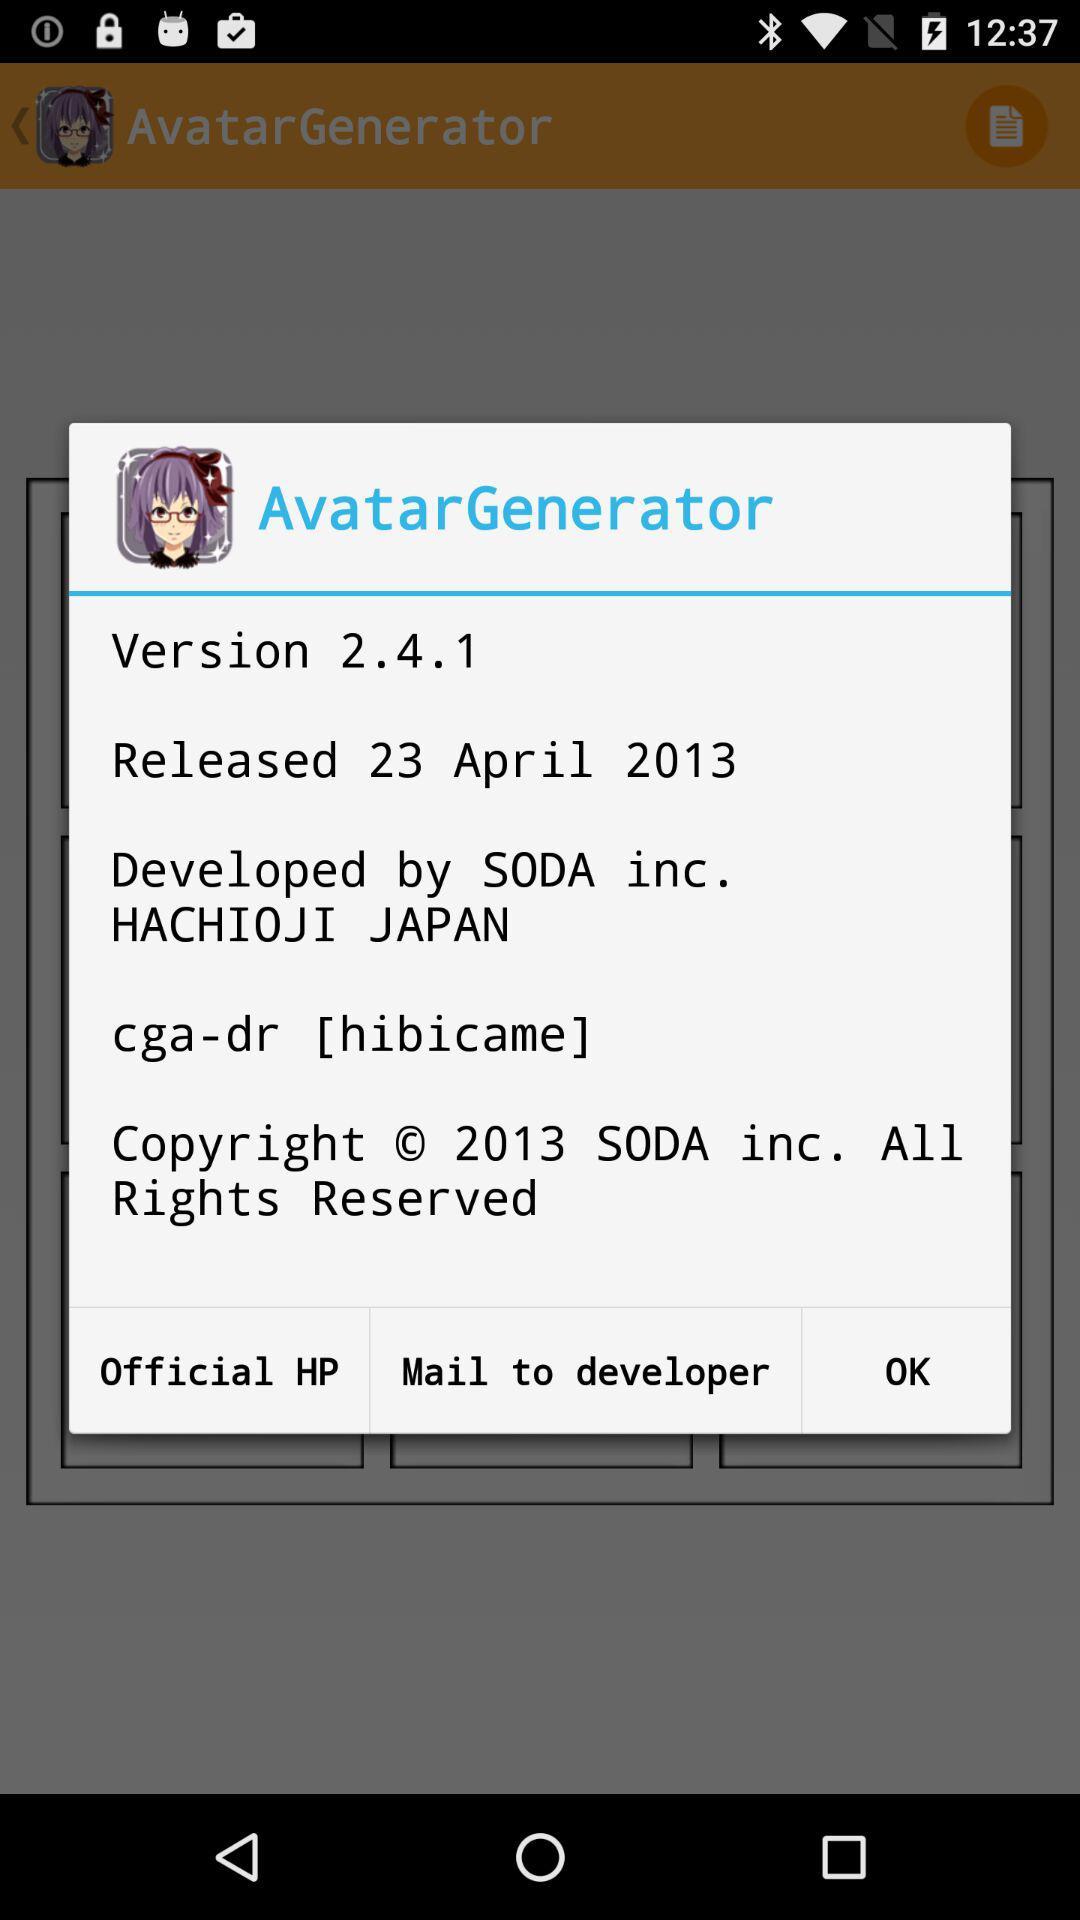 This screenshot has width=1080, height=1920. What do you see at coordinates (585, 1370) in the screenshot?
I see `mail to developer icon` at bounding box center [585, 1370].